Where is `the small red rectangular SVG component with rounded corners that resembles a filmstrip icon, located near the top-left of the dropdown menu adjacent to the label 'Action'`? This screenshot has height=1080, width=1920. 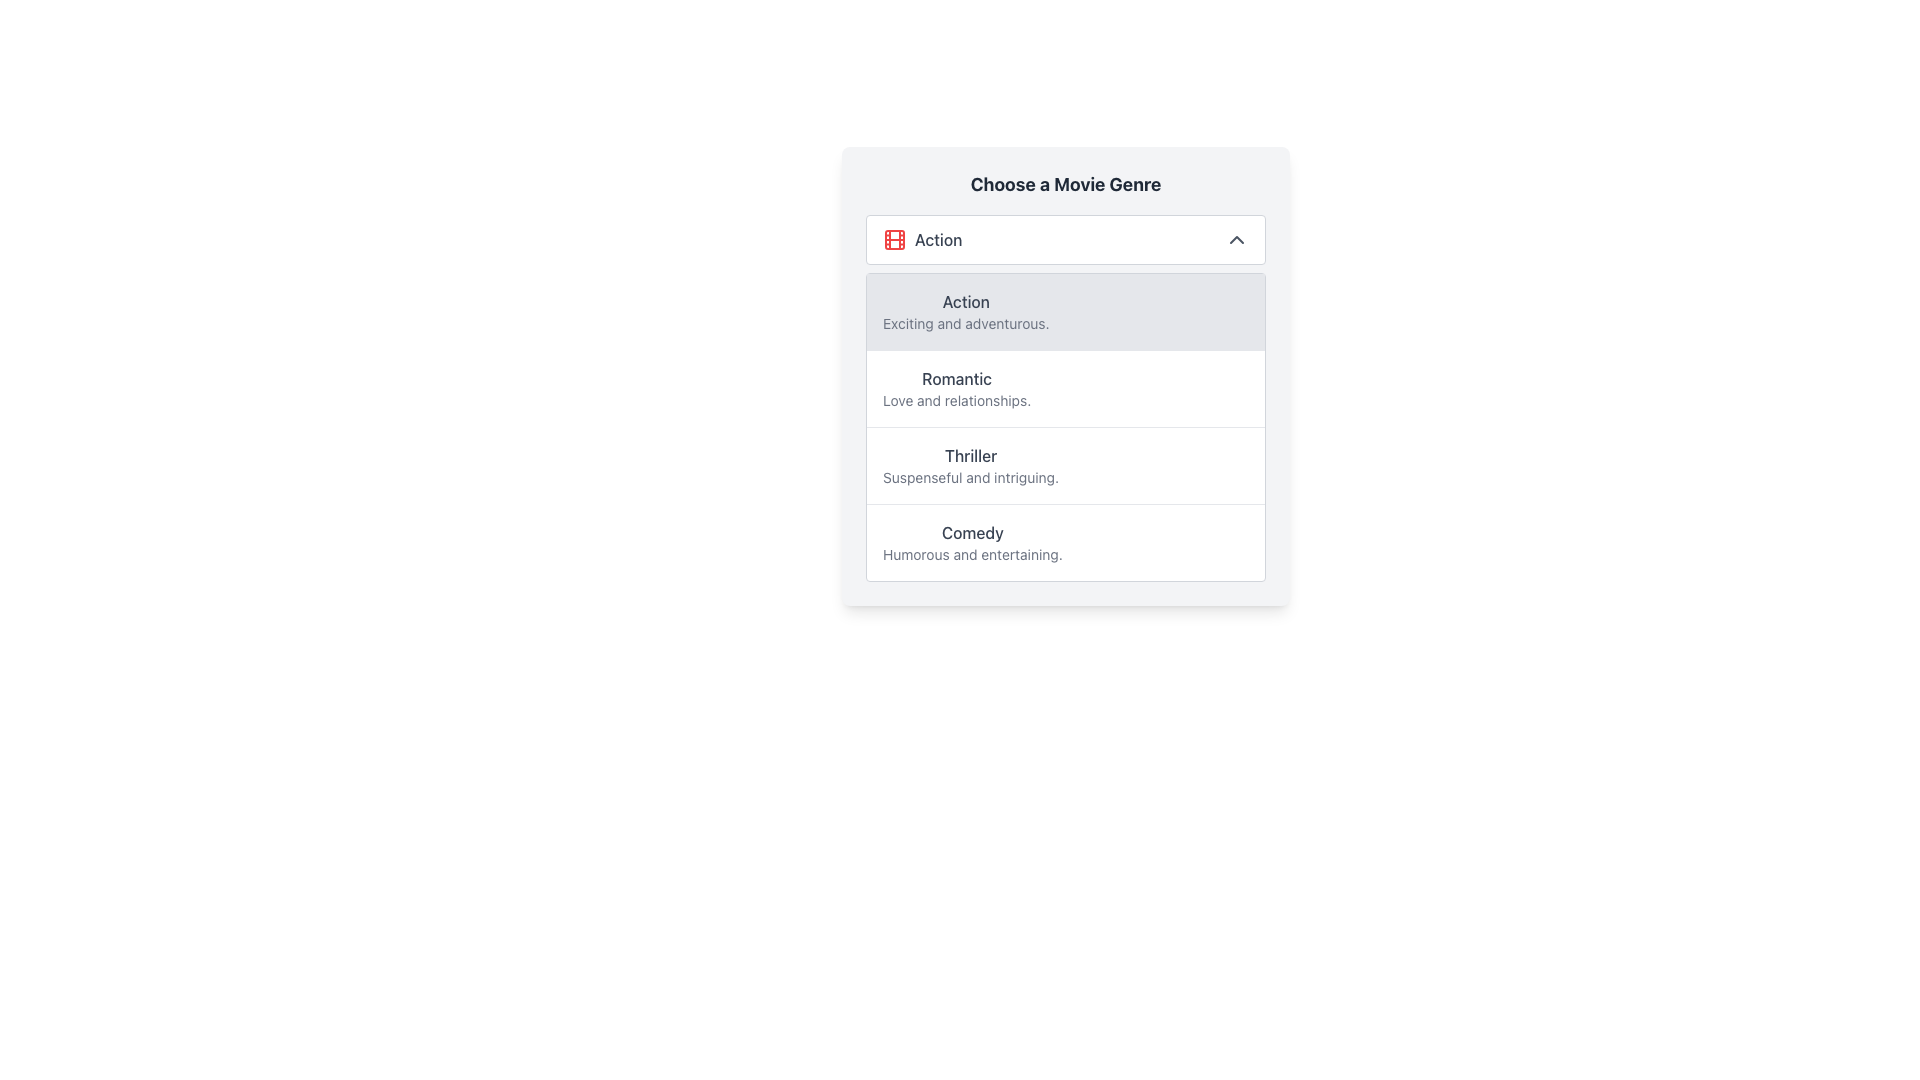 the small red rectangular SVG component with rounded corners that resembles a filmstrip icon, located near the top-left of the dropdown menu adjacent to the label 'Action' is located at coordinates (893, 238).